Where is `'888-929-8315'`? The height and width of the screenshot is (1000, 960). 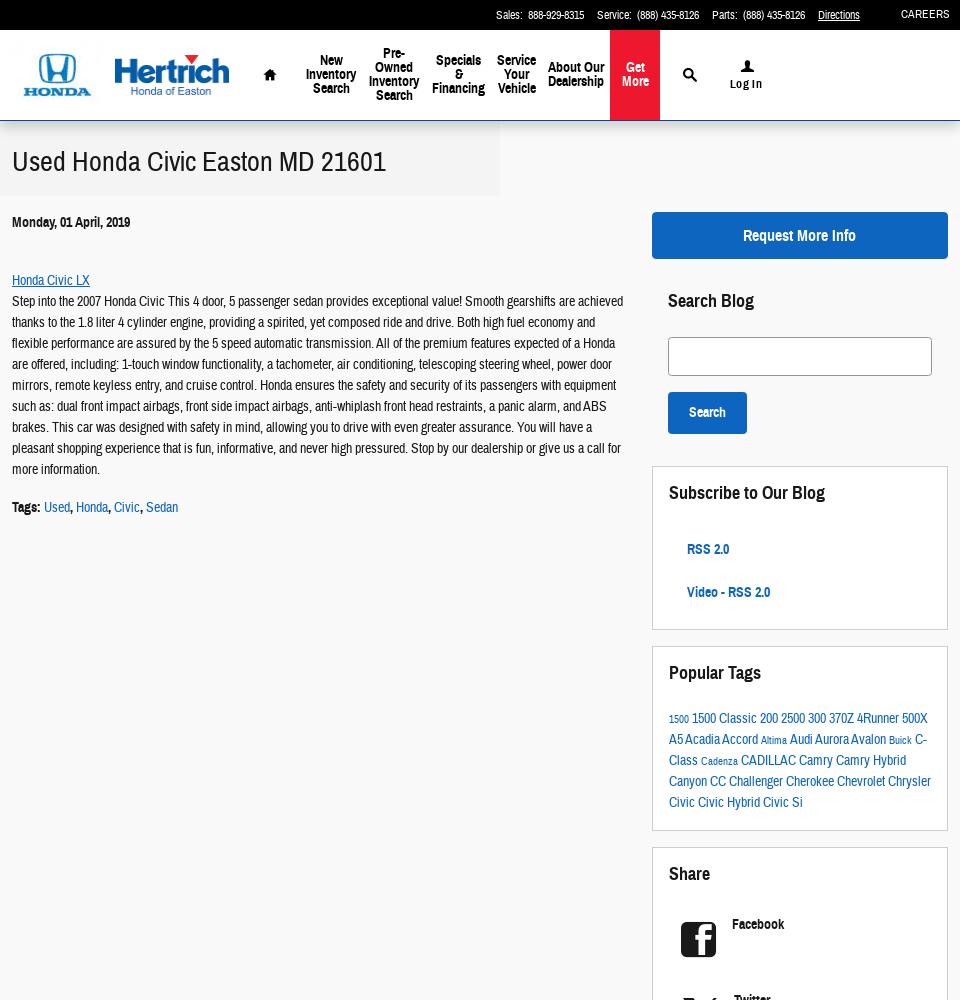 '888-929-8315' is located at coordinates (556, 15).